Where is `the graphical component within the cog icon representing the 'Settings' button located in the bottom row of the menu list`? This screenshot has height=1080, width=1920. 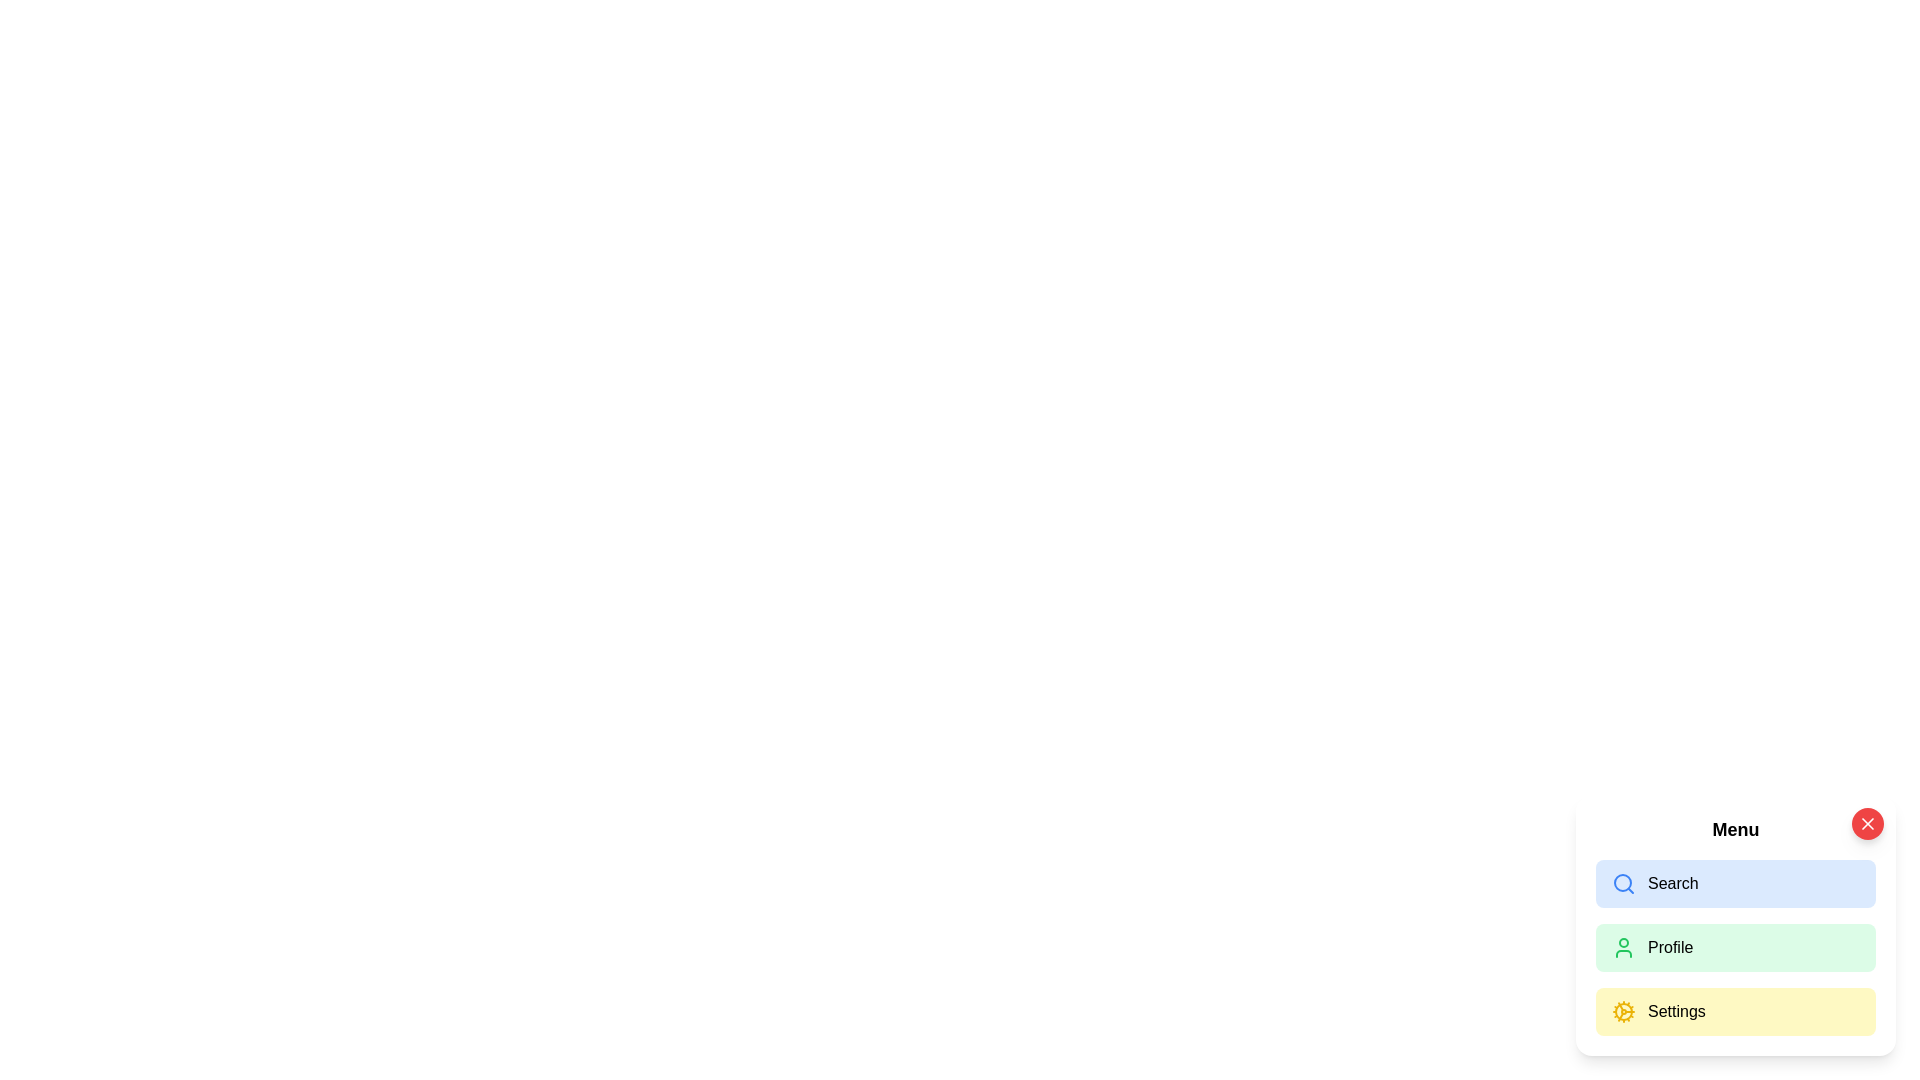 the graphical component within the cog icon representing the 'Settings' button located in the bottom row of the menu list is located at coordinates (1623, 1011).